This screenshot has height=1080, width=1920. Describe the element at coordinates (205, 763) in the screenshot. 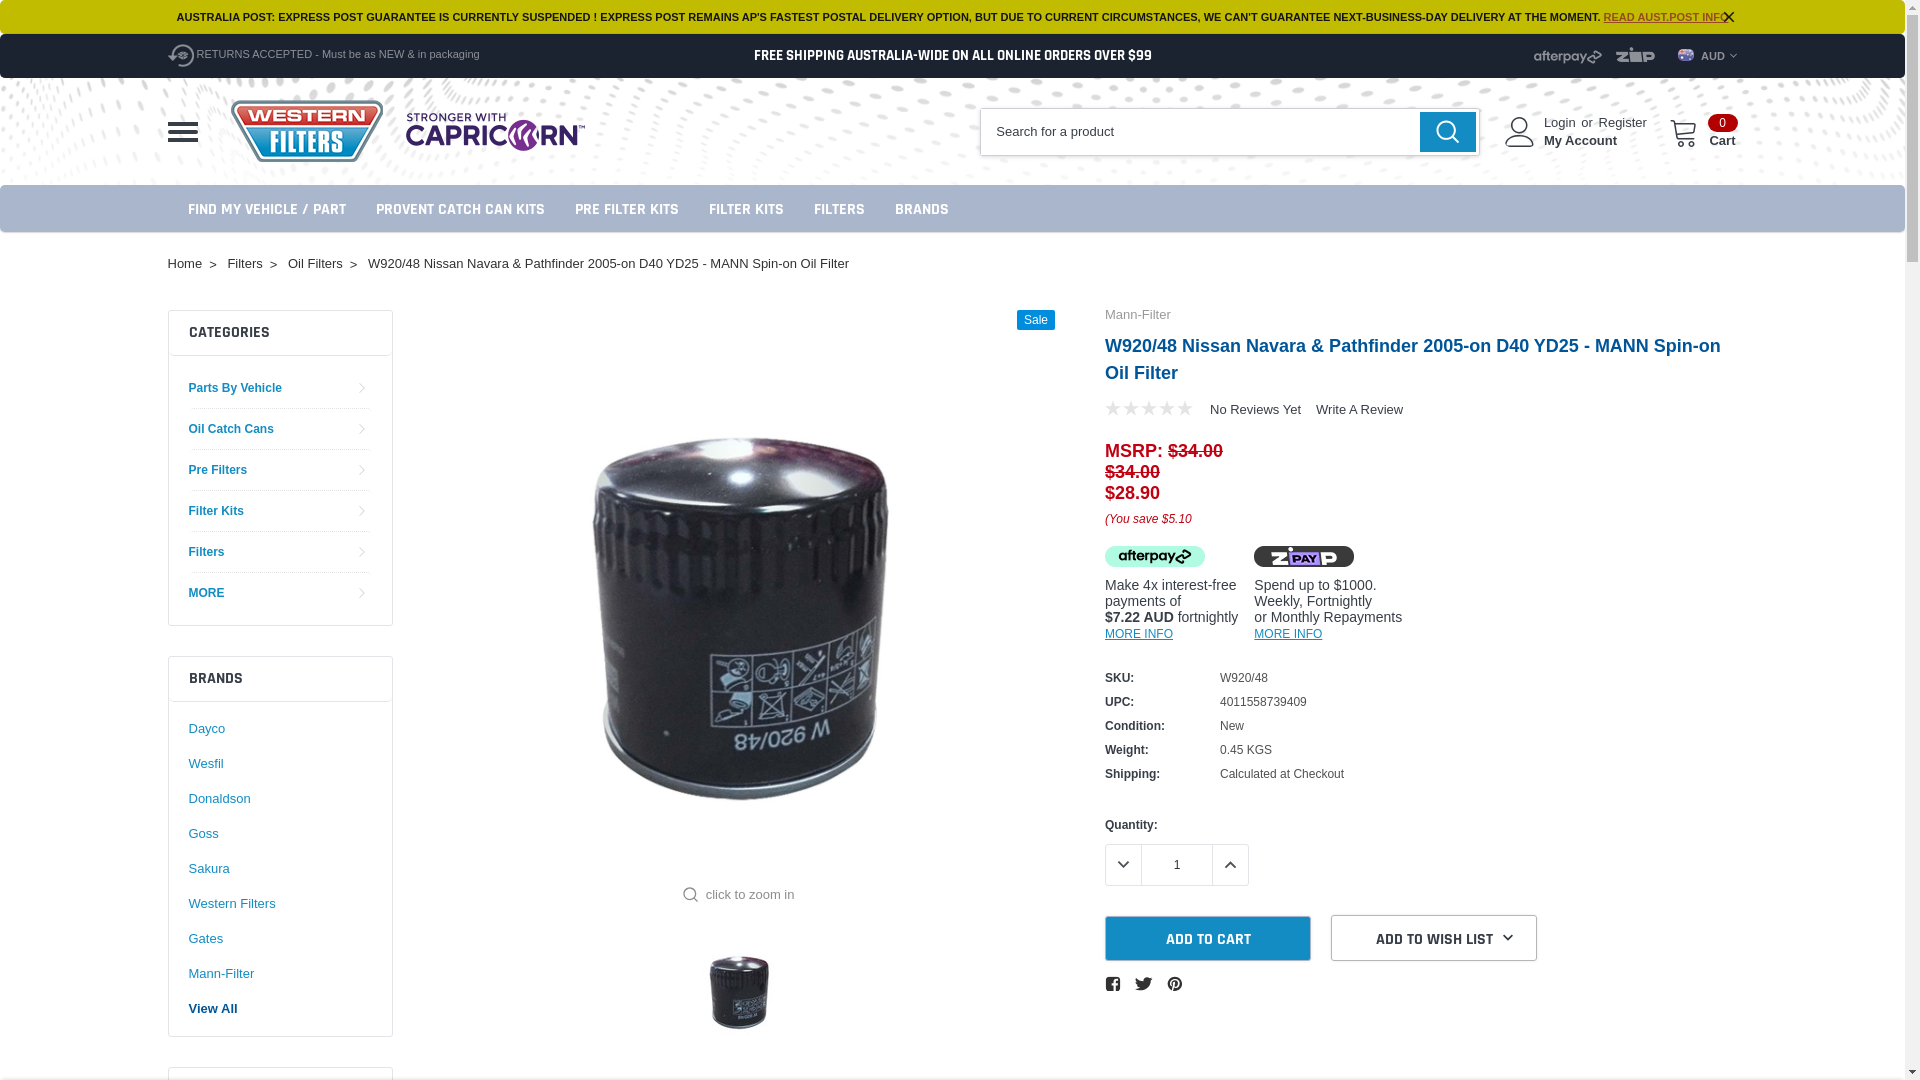

I see `'Wesfil'` at that location.